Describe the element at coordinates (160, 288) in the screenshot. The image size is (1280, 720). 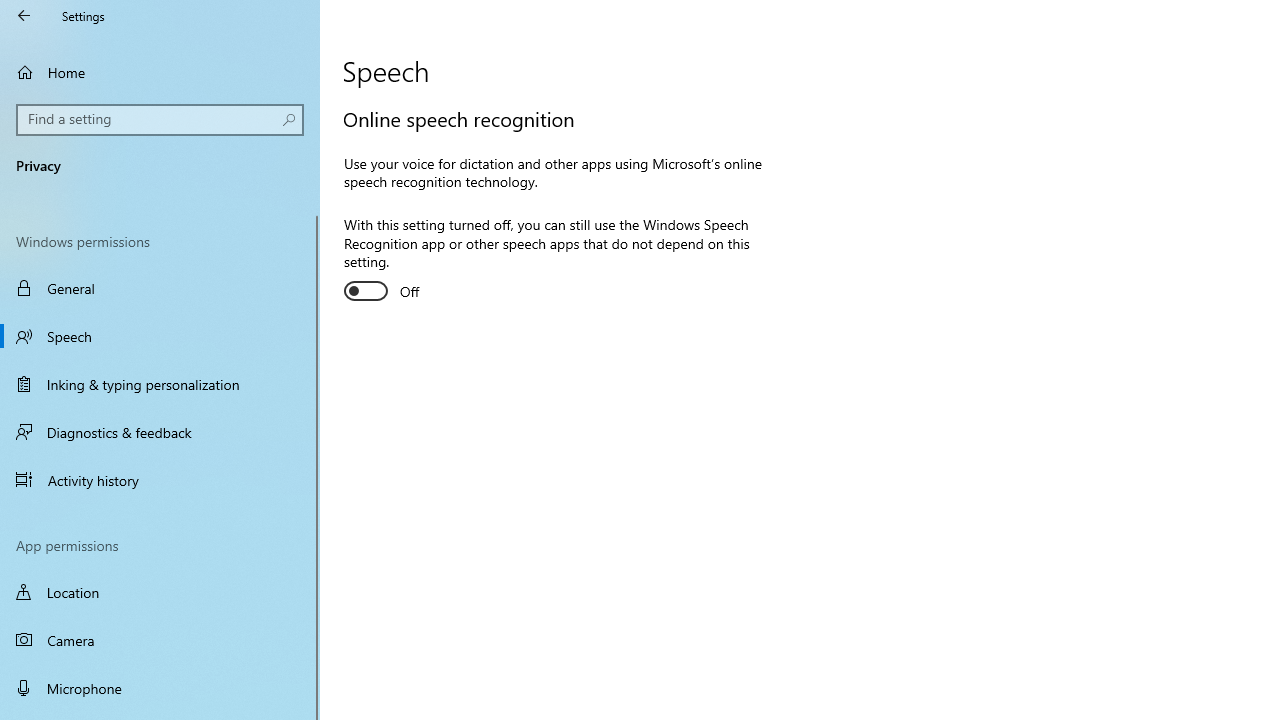
I see `'General'` at that location.